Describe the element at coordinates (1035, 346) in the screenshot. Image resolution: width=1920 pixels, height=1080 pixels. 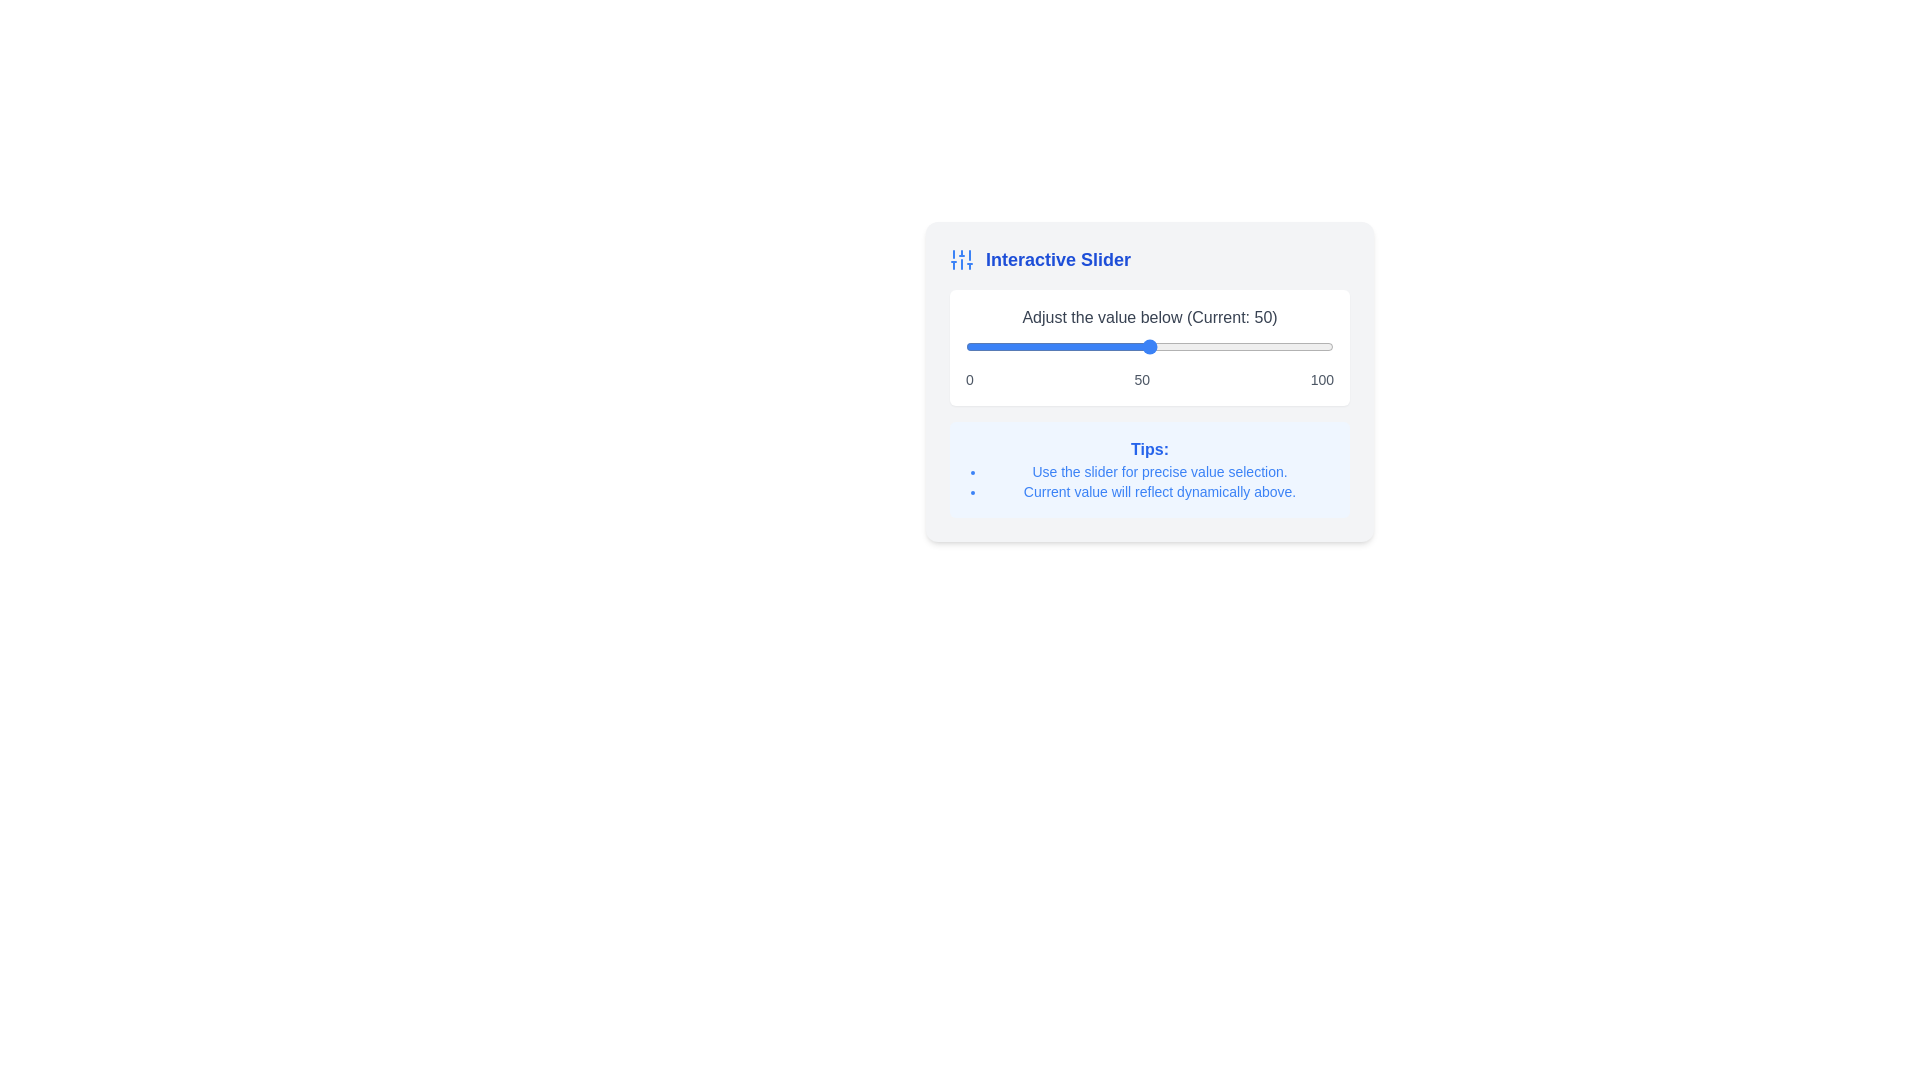
I see `the slider value` at that location.